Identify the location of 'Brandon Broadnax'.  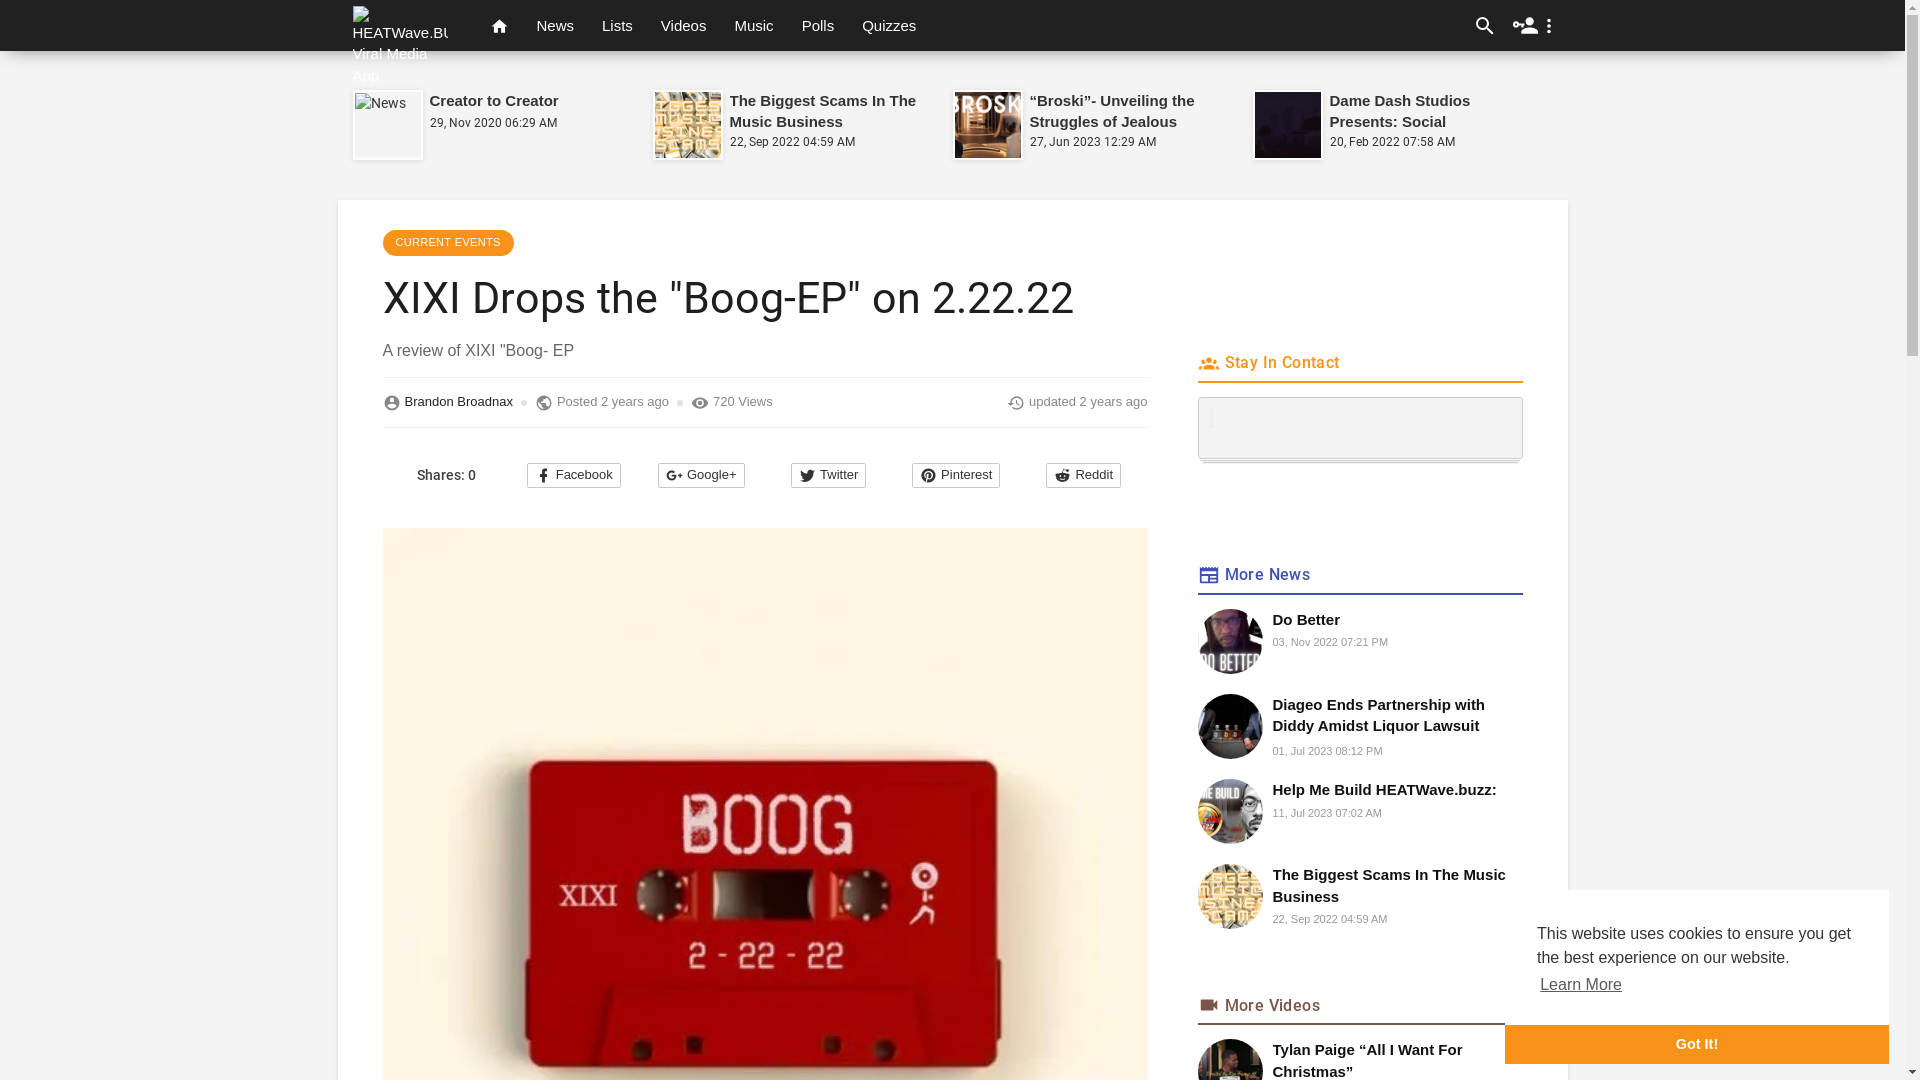
(456, 402).